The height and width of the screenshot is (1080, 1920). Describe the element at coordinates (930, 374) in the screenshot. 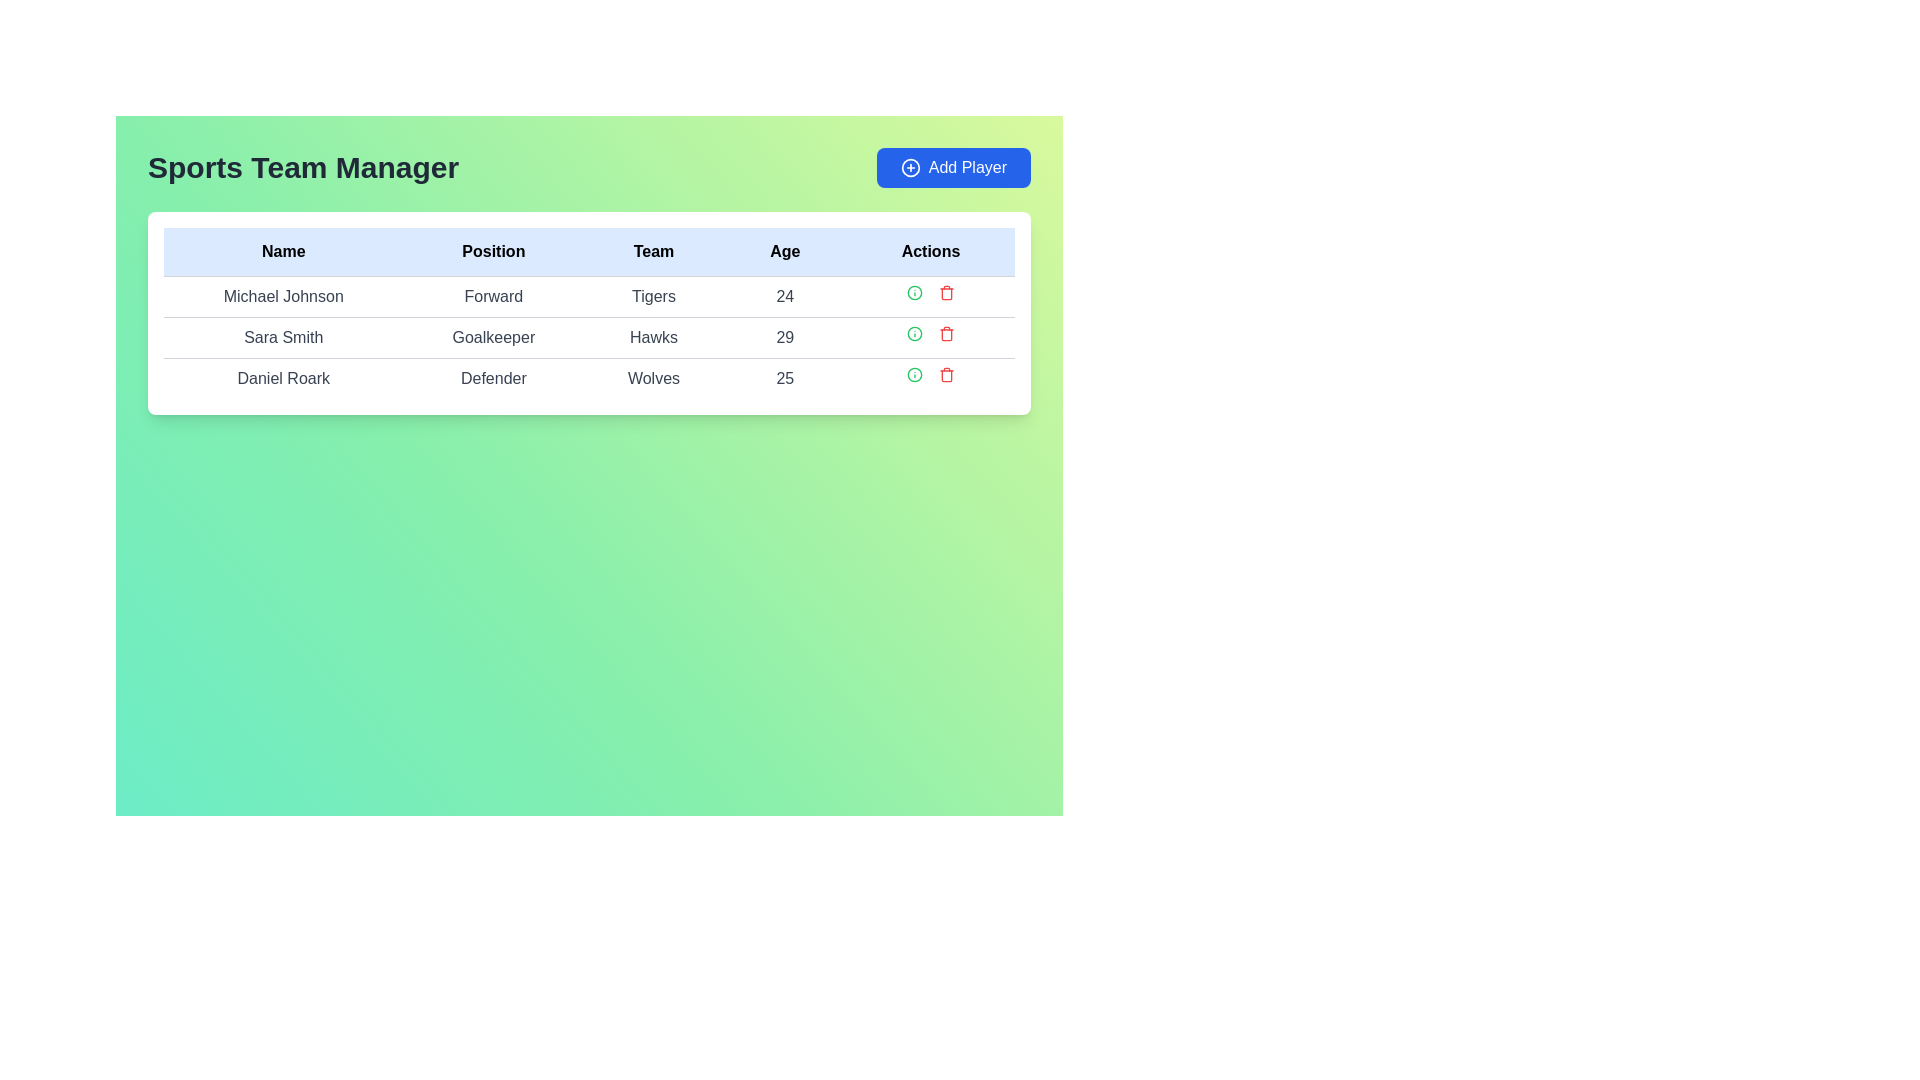

I see `the action controls for the player 'Daniel Roark', a Defender for Wolves, located in the last row of the table under the 'Actions' column` at that location.